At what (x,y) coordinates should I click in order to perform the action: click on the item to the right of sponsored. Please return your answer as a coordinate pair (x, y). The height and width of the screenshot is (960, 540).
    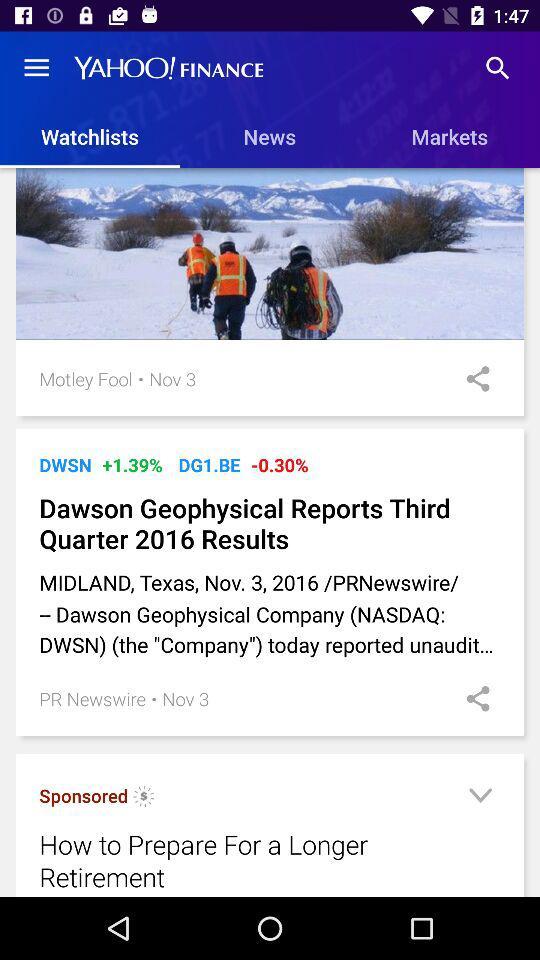
    Looking at the image, I should click on (143, 799).